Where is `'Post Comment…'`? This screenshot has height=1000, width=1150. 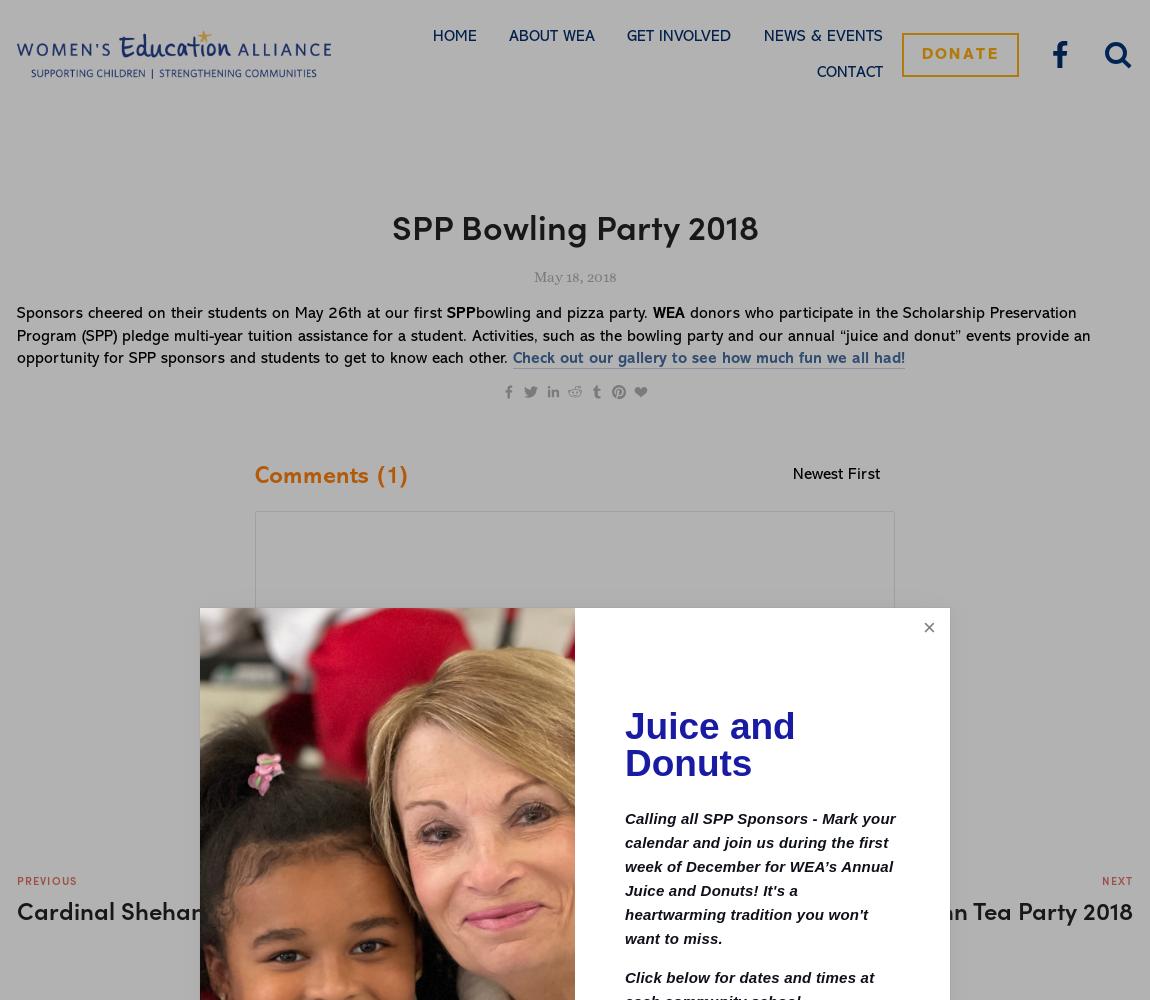
'Post Comment…' is located at coordinates (775, 688).